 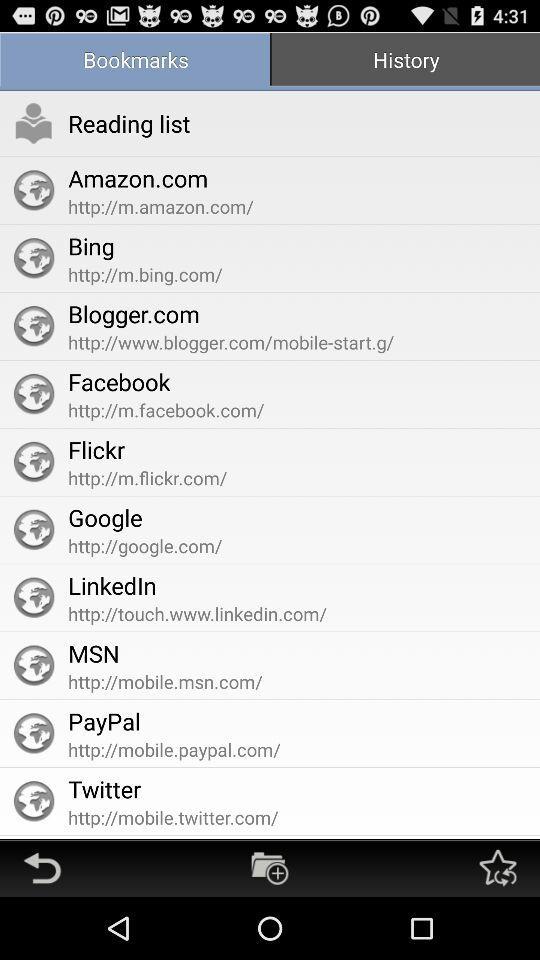 I want to click on new bookmark, so click(x=270, y=867).